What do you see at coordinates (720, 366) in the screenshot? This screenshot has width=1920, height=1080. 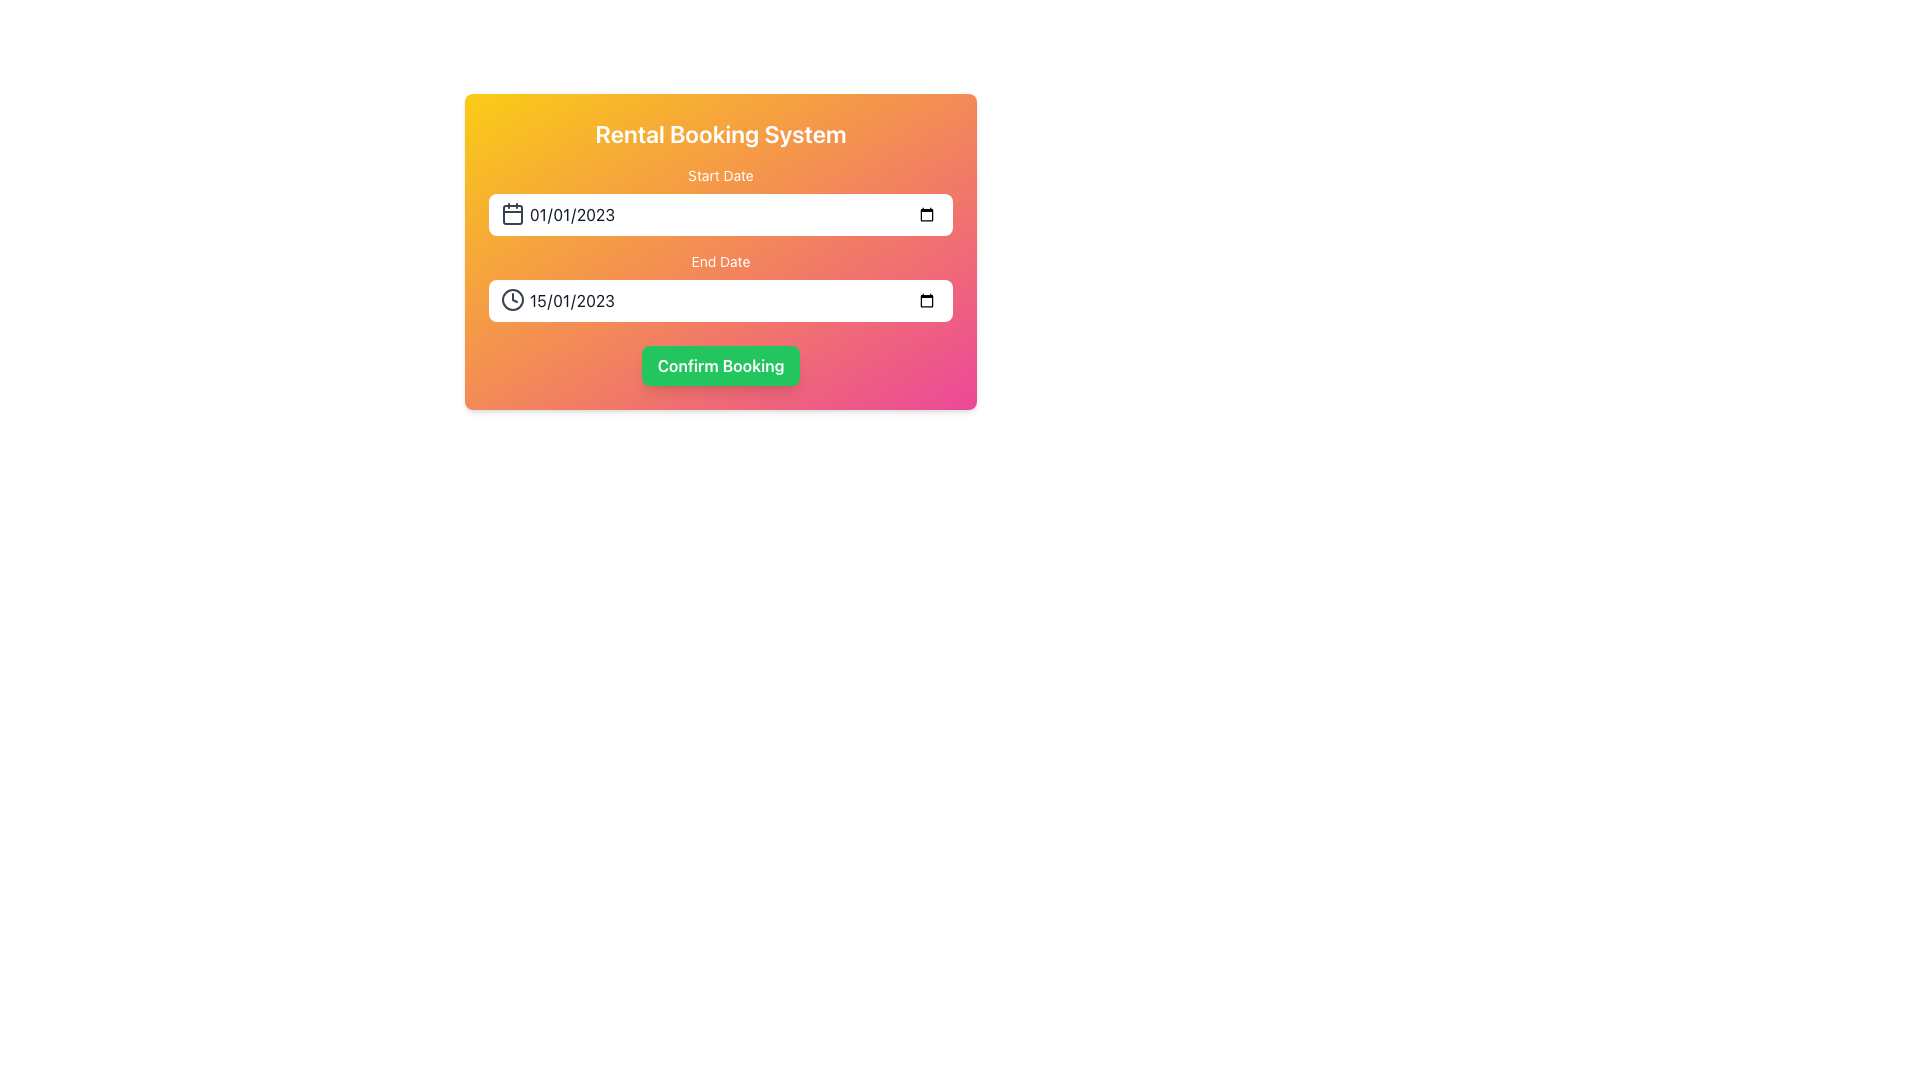 I see `the confirmation button for completing the booking process` at bounding box center [720, 366].